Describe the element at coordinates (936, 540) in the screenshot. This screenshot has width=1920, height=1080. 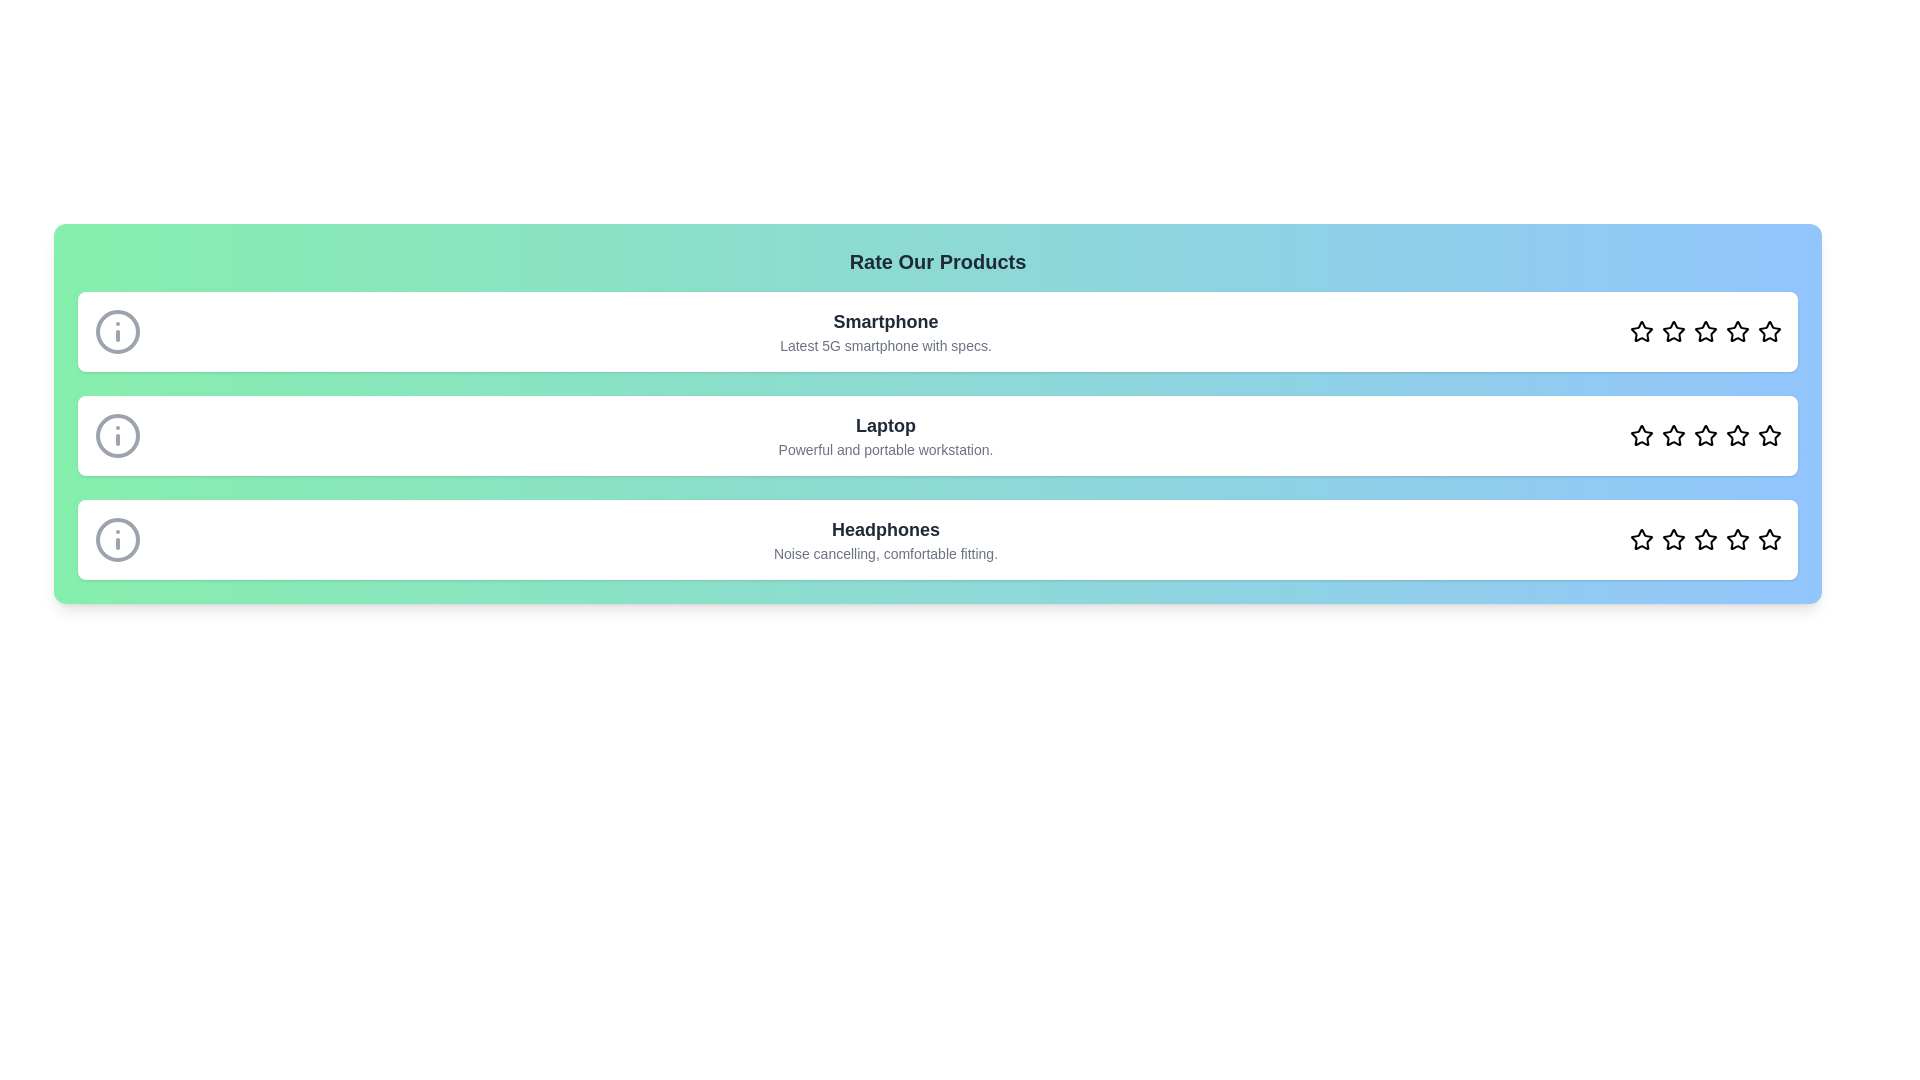
I see `text content of the Product information card for 'Headphones', which is the third item in a vertical list of product descriptions` at that location.